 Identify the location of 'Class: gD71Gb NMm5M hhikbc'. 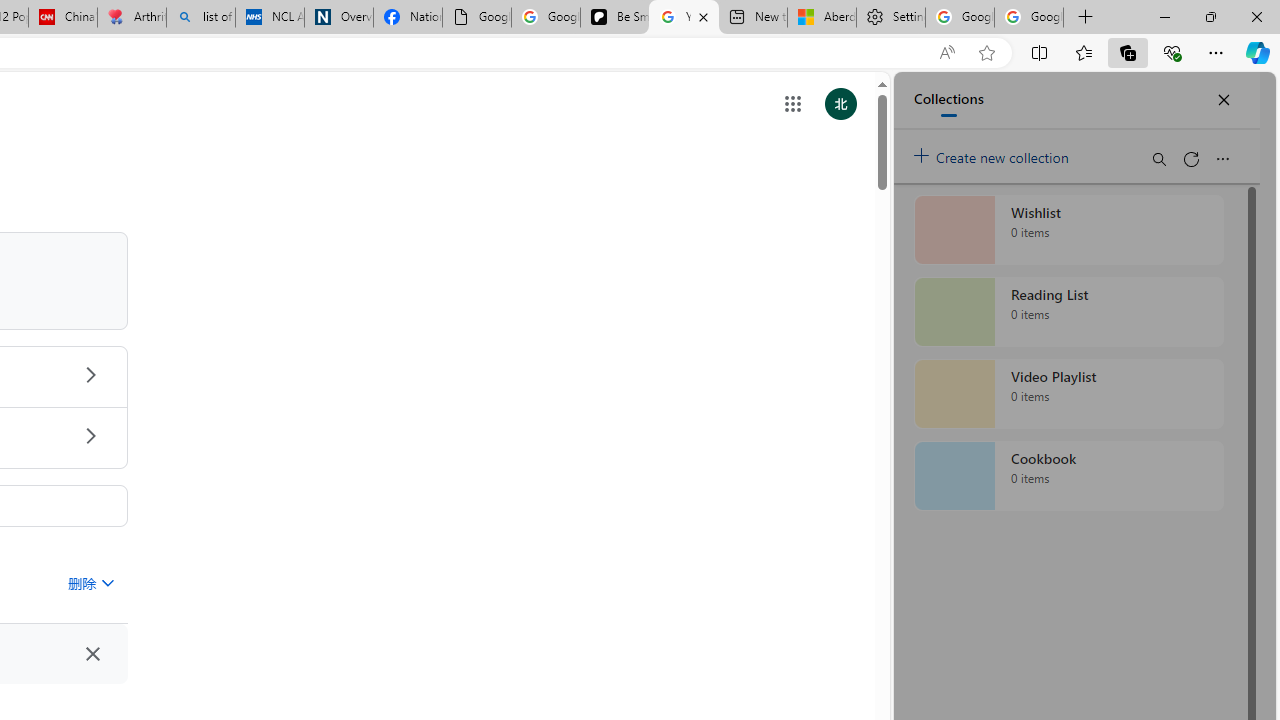
(89, 434).